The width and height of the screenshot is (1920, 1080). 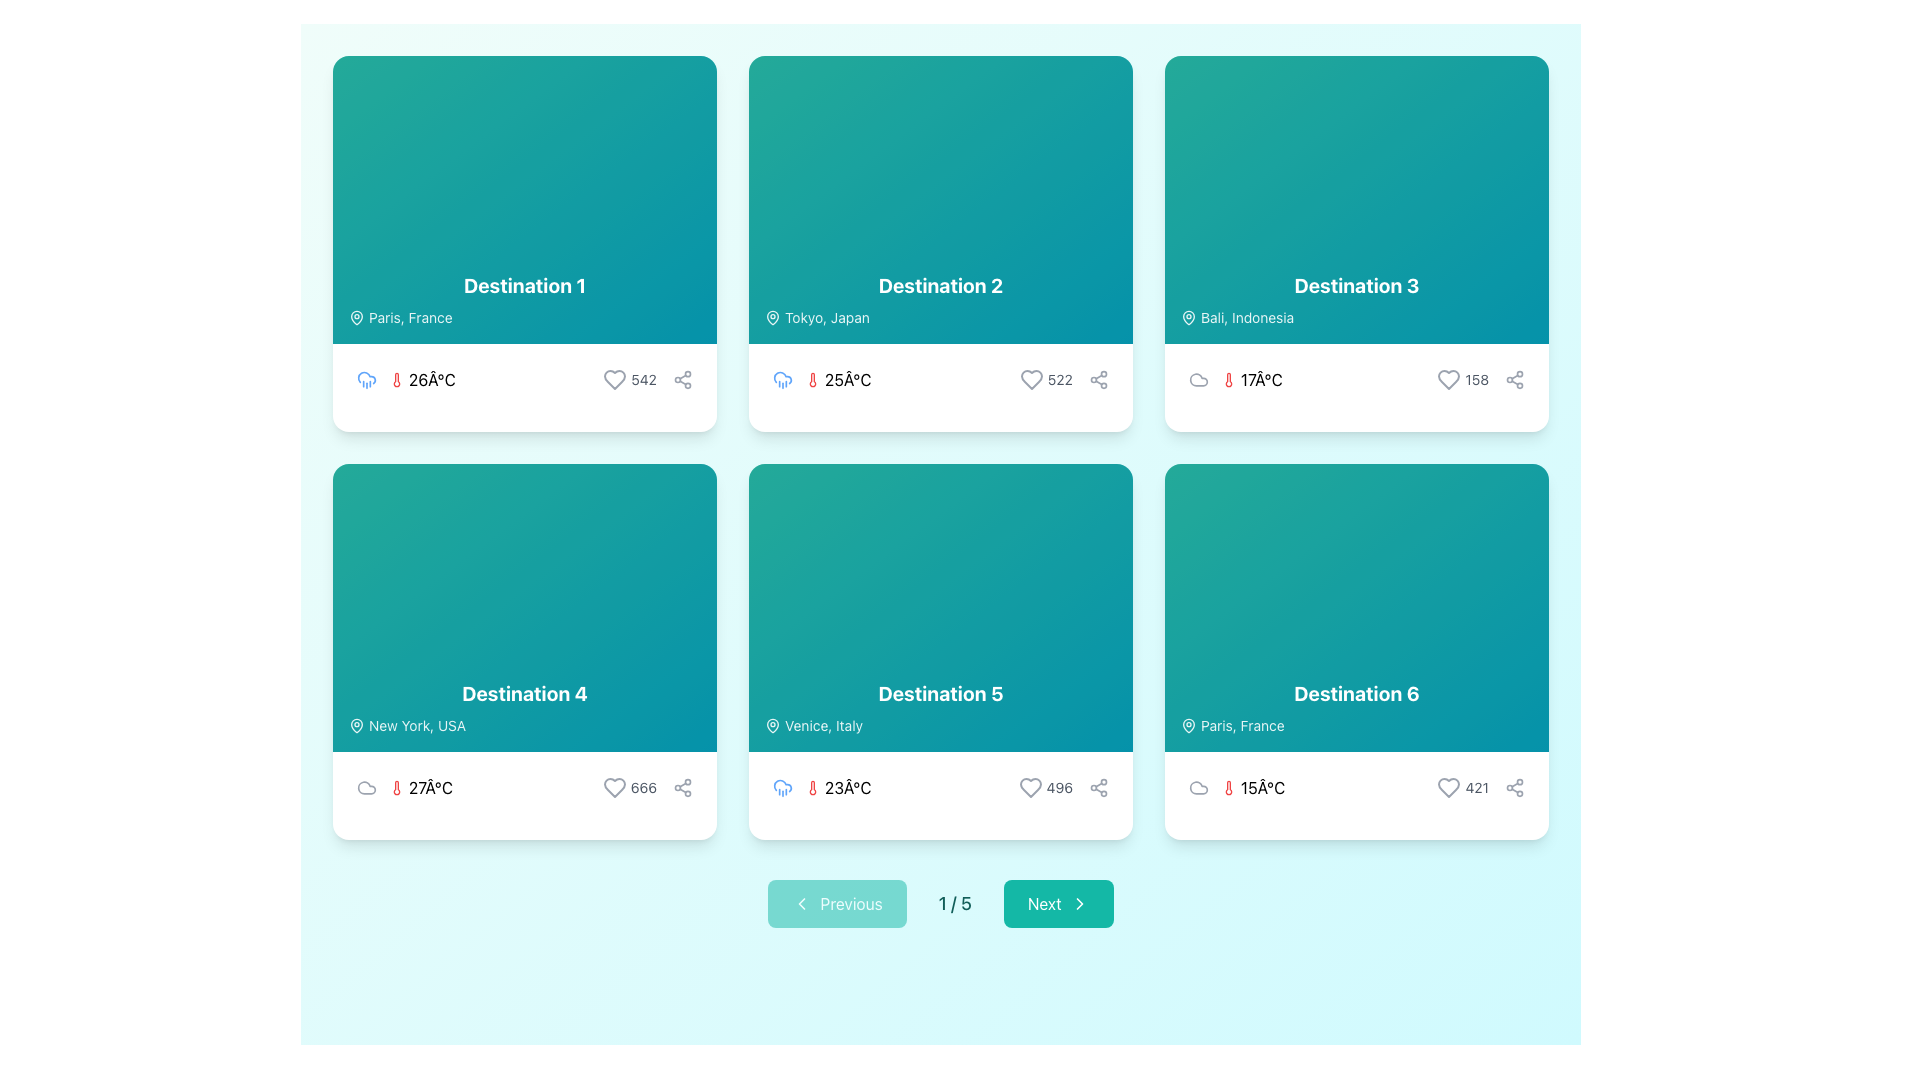 I want to click on the heart-shaped icon located in the bottom-right section of the 'Destination 6' card to like or favorite, so click(x=1449, y=786).